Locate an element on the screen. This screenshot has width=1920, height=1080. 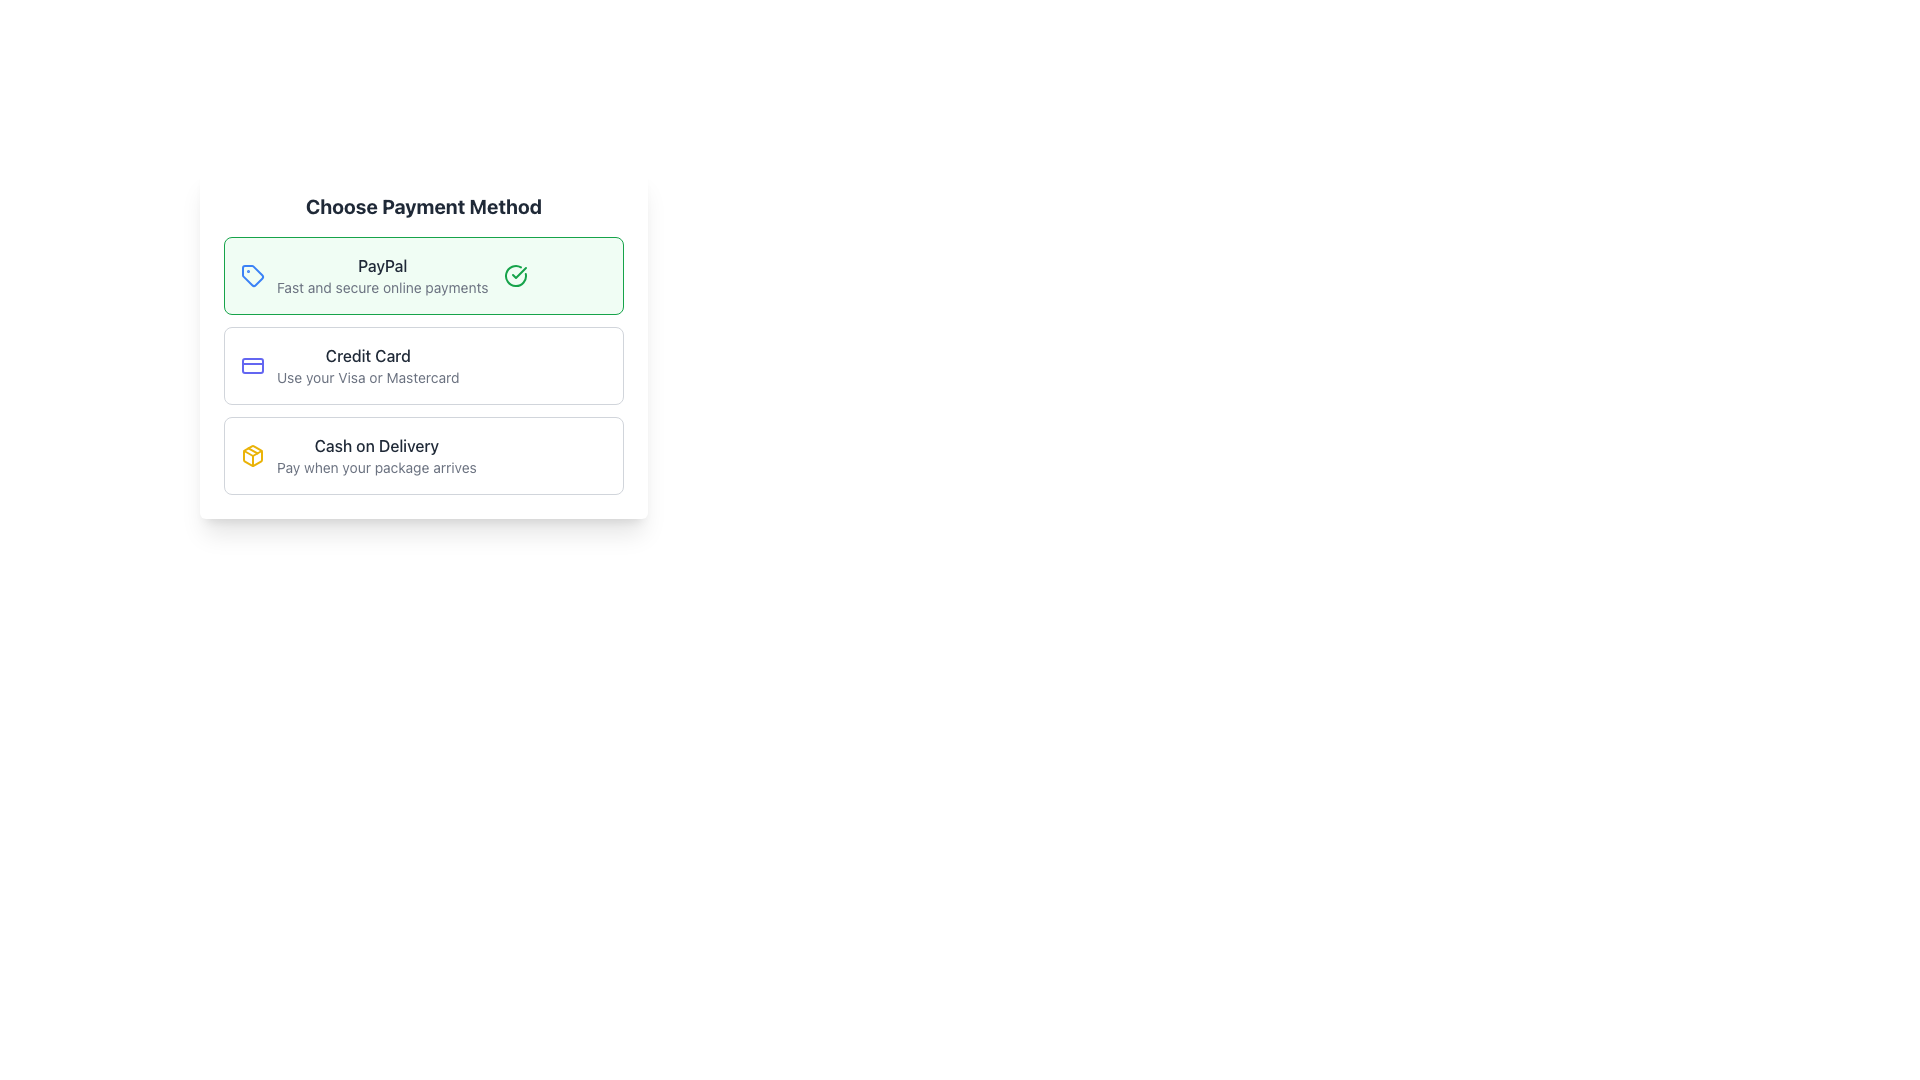
the text block displaying 'Credit Card' which is styled with a bold dark font and contains the description 'Use your Visa or Mastercard'. This block is visually centered within its card, positioned between the 'PayPal' and 'Cash on Delivery' options is located at coordinates (368, 366).